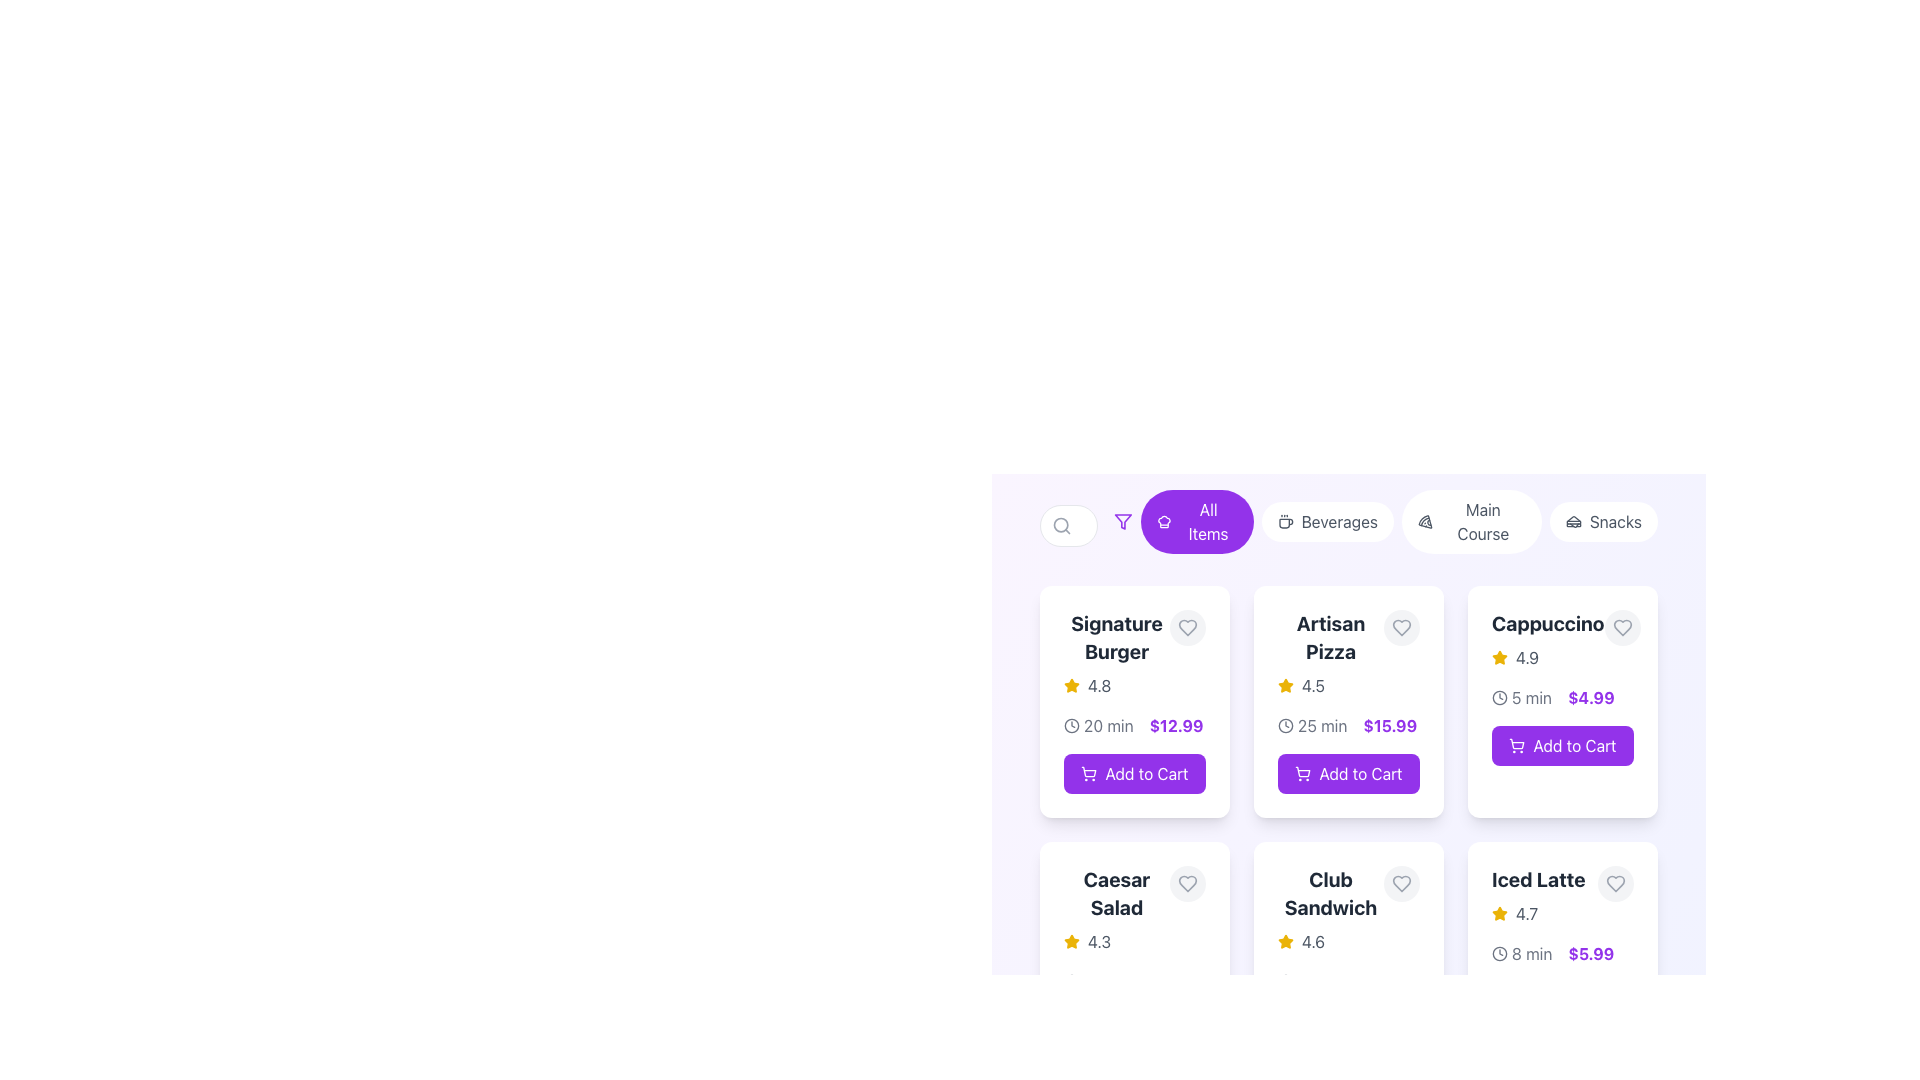  Describe the element at coordinates (1327, 520) in the screenshot. I see `the 'Beverages' category selection button in the navigation menu to navigate` at that location.